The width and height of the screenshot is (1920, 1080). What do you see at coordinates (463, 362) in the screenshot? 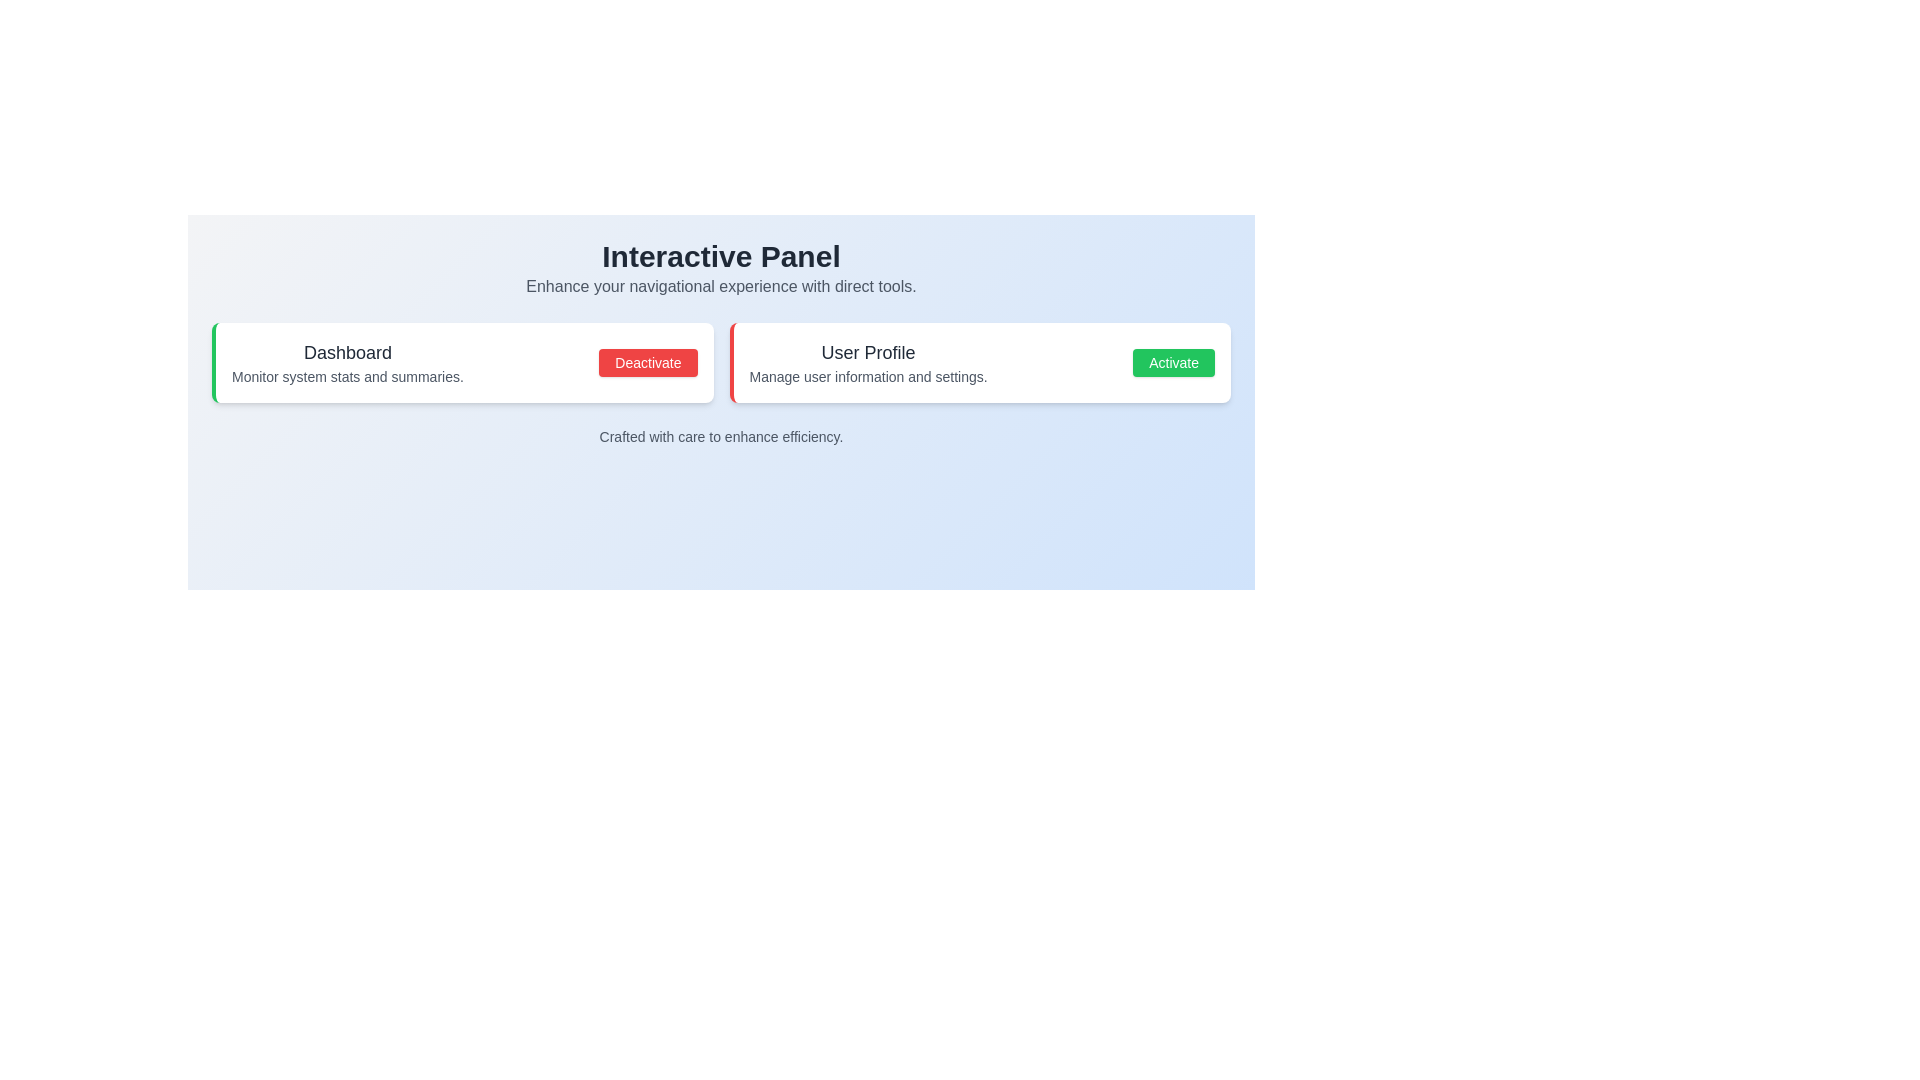
I see `informational text presented in the summary card for the 'Dashboard' feature, which includes a title, a descriptive subtitle, and the red 'Deactivate' button` at bounding box center [463, 362].